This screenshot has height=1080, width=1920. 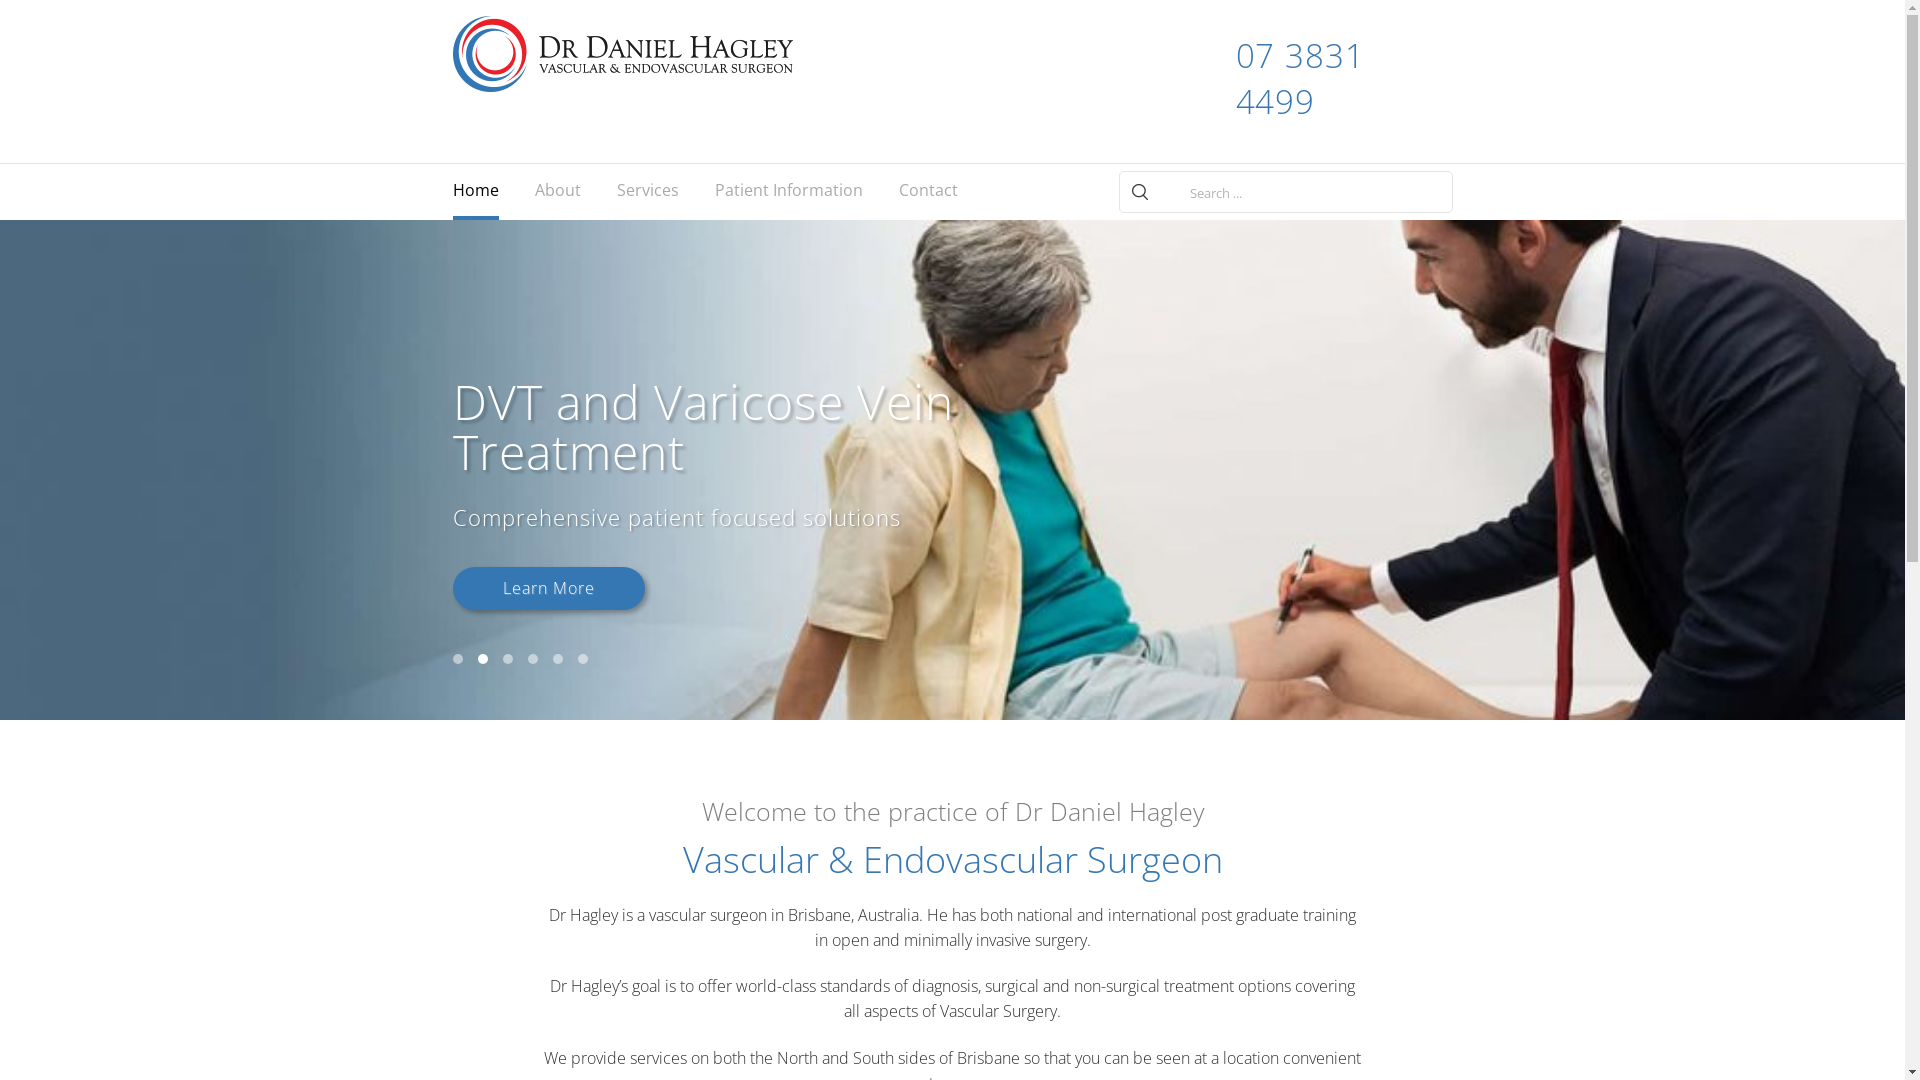 What do you see at coordinates (556, 192) in the screenshot?
I see `'About'` at bounding box center [556, 192].